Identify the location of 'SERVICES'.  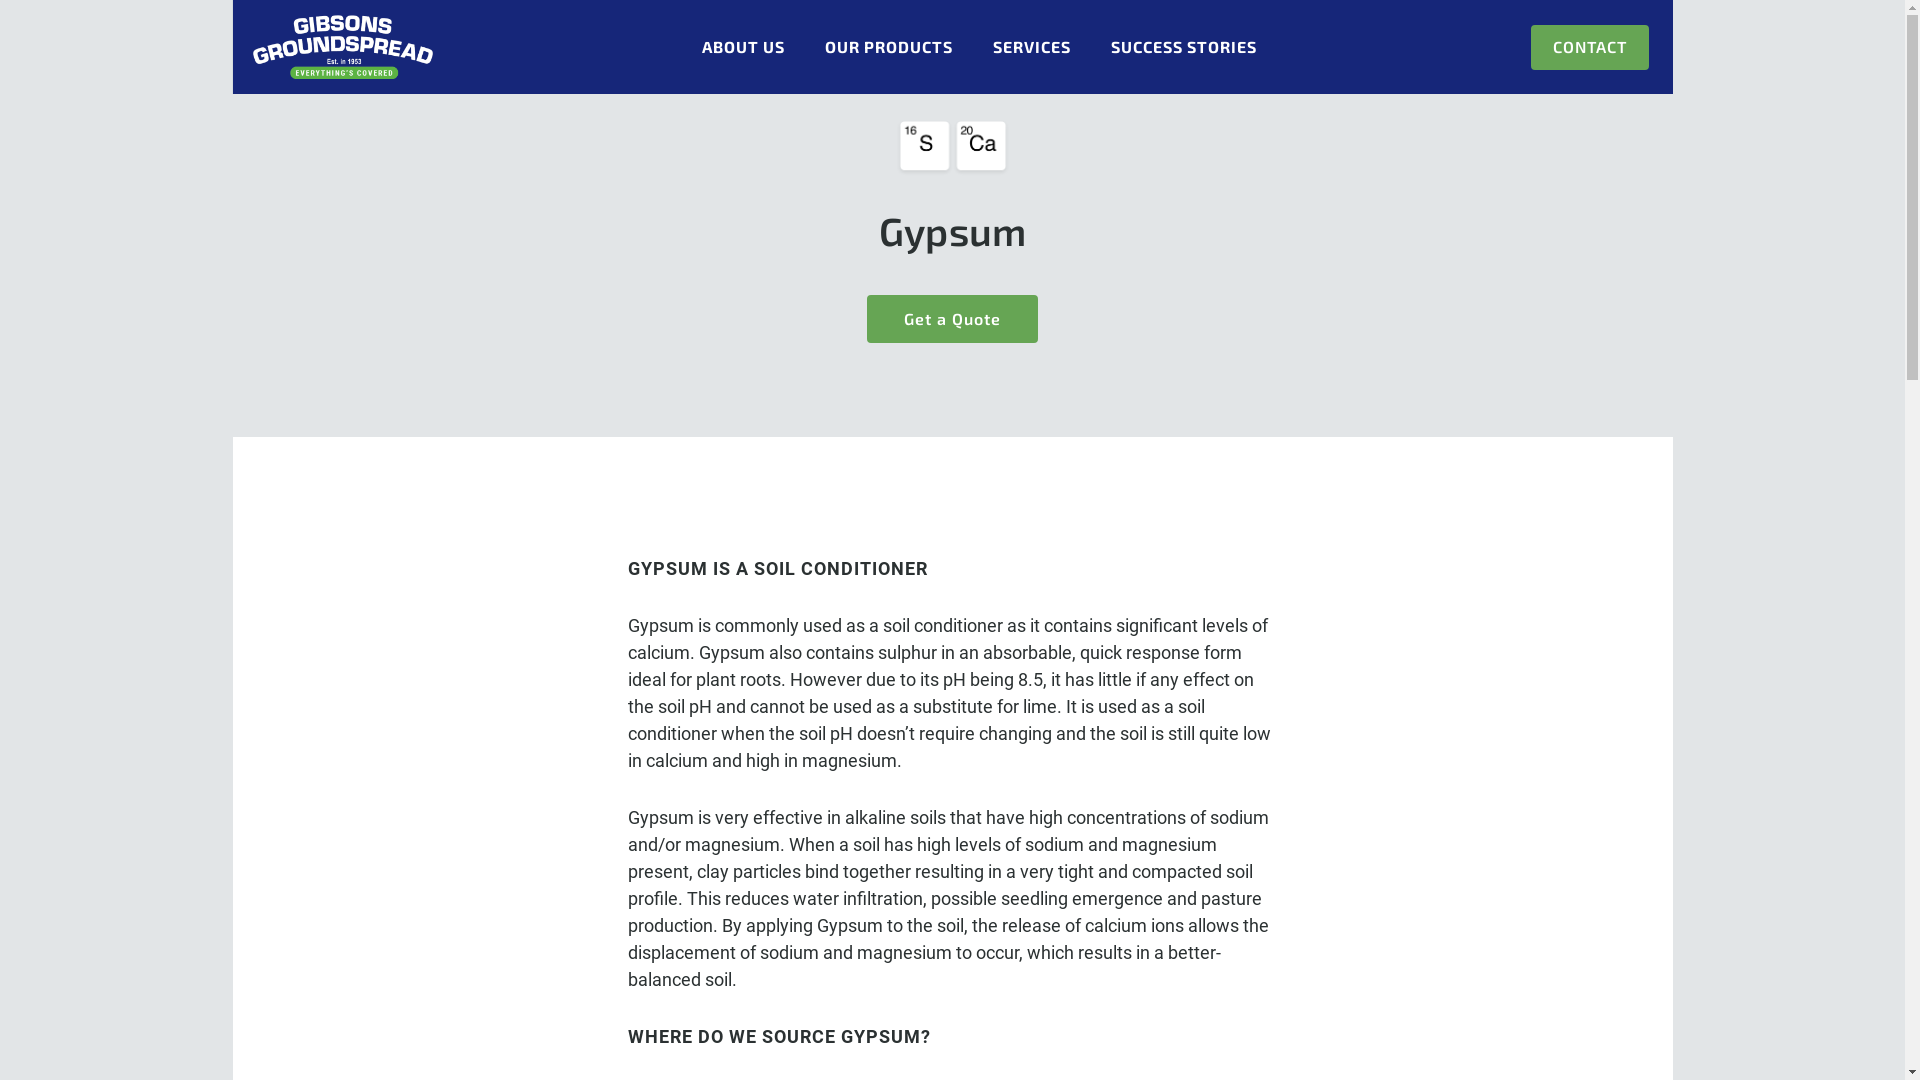
(1032, 46).